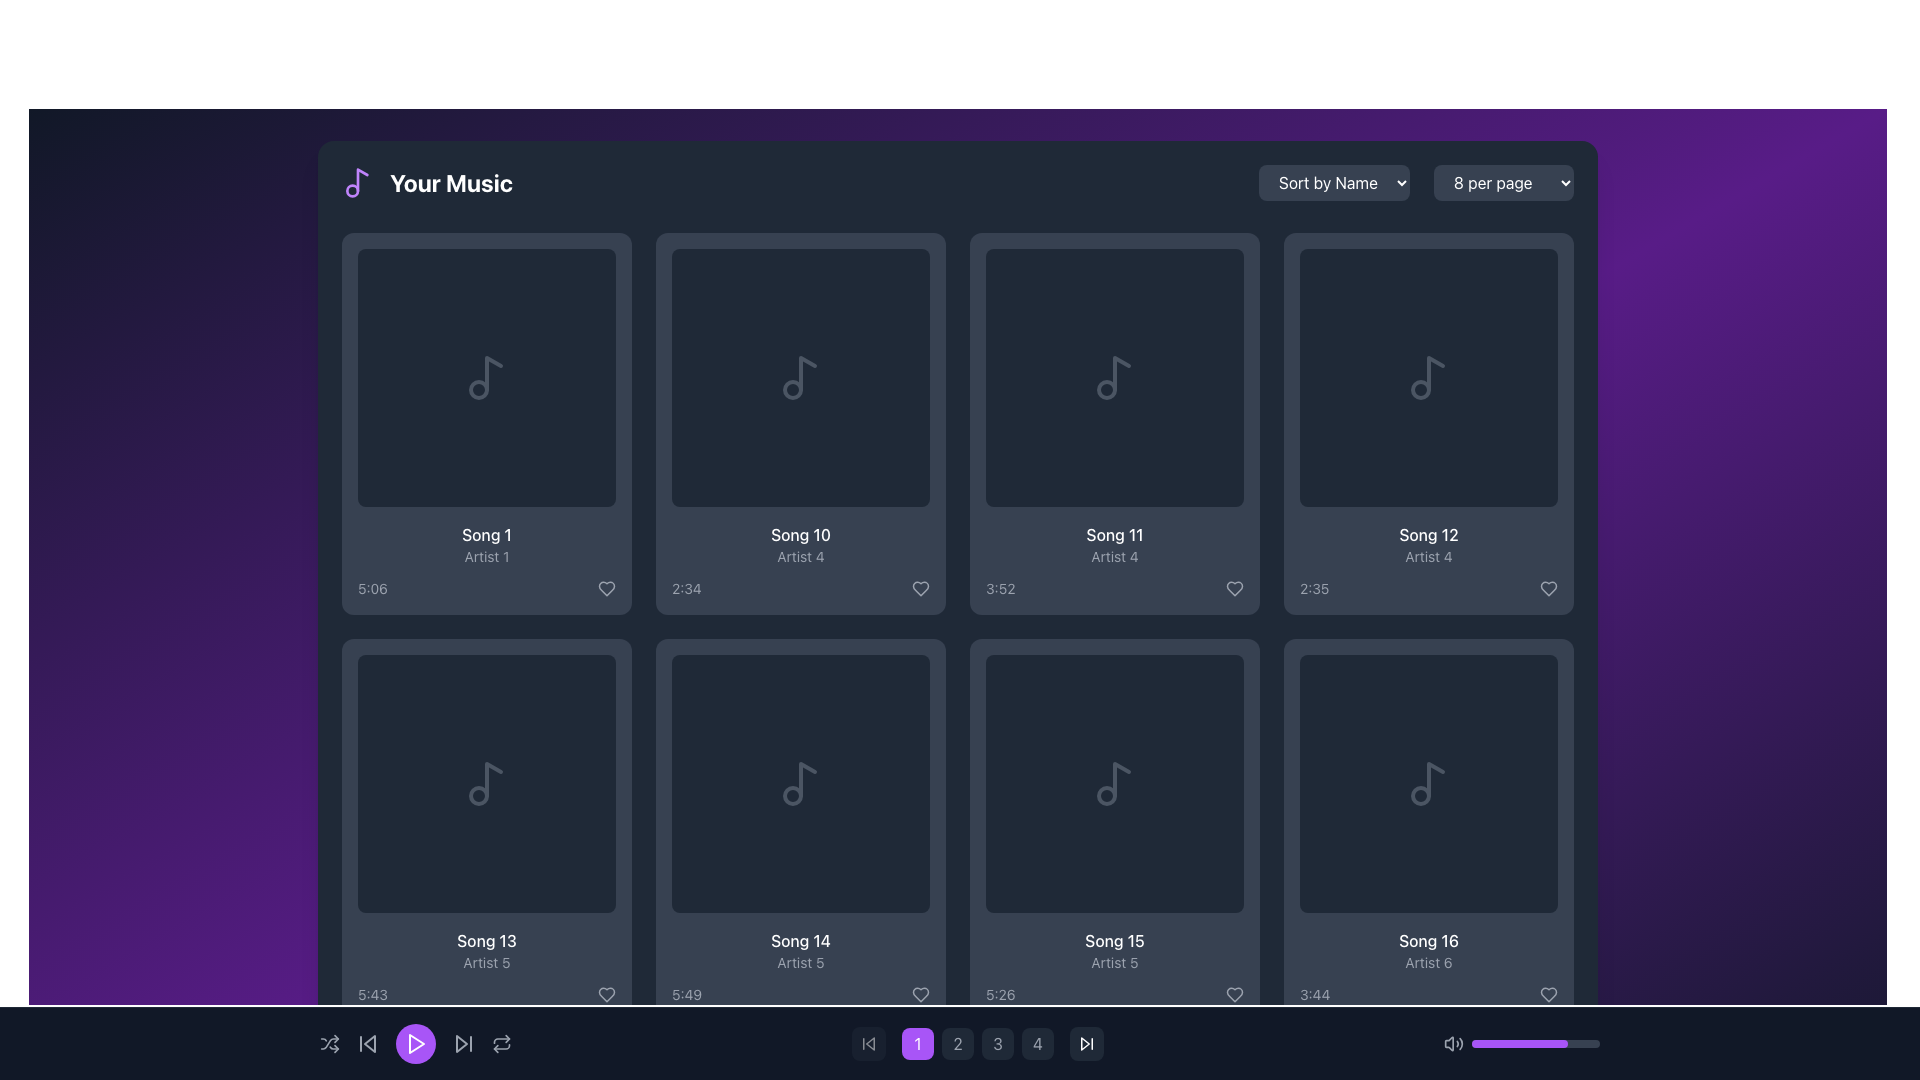 This screenshot has height=1080, width=1920. I want to click on the triangular play icon button located in the first music card titled 'Song 1 - Artist 1', so click(486, 378).